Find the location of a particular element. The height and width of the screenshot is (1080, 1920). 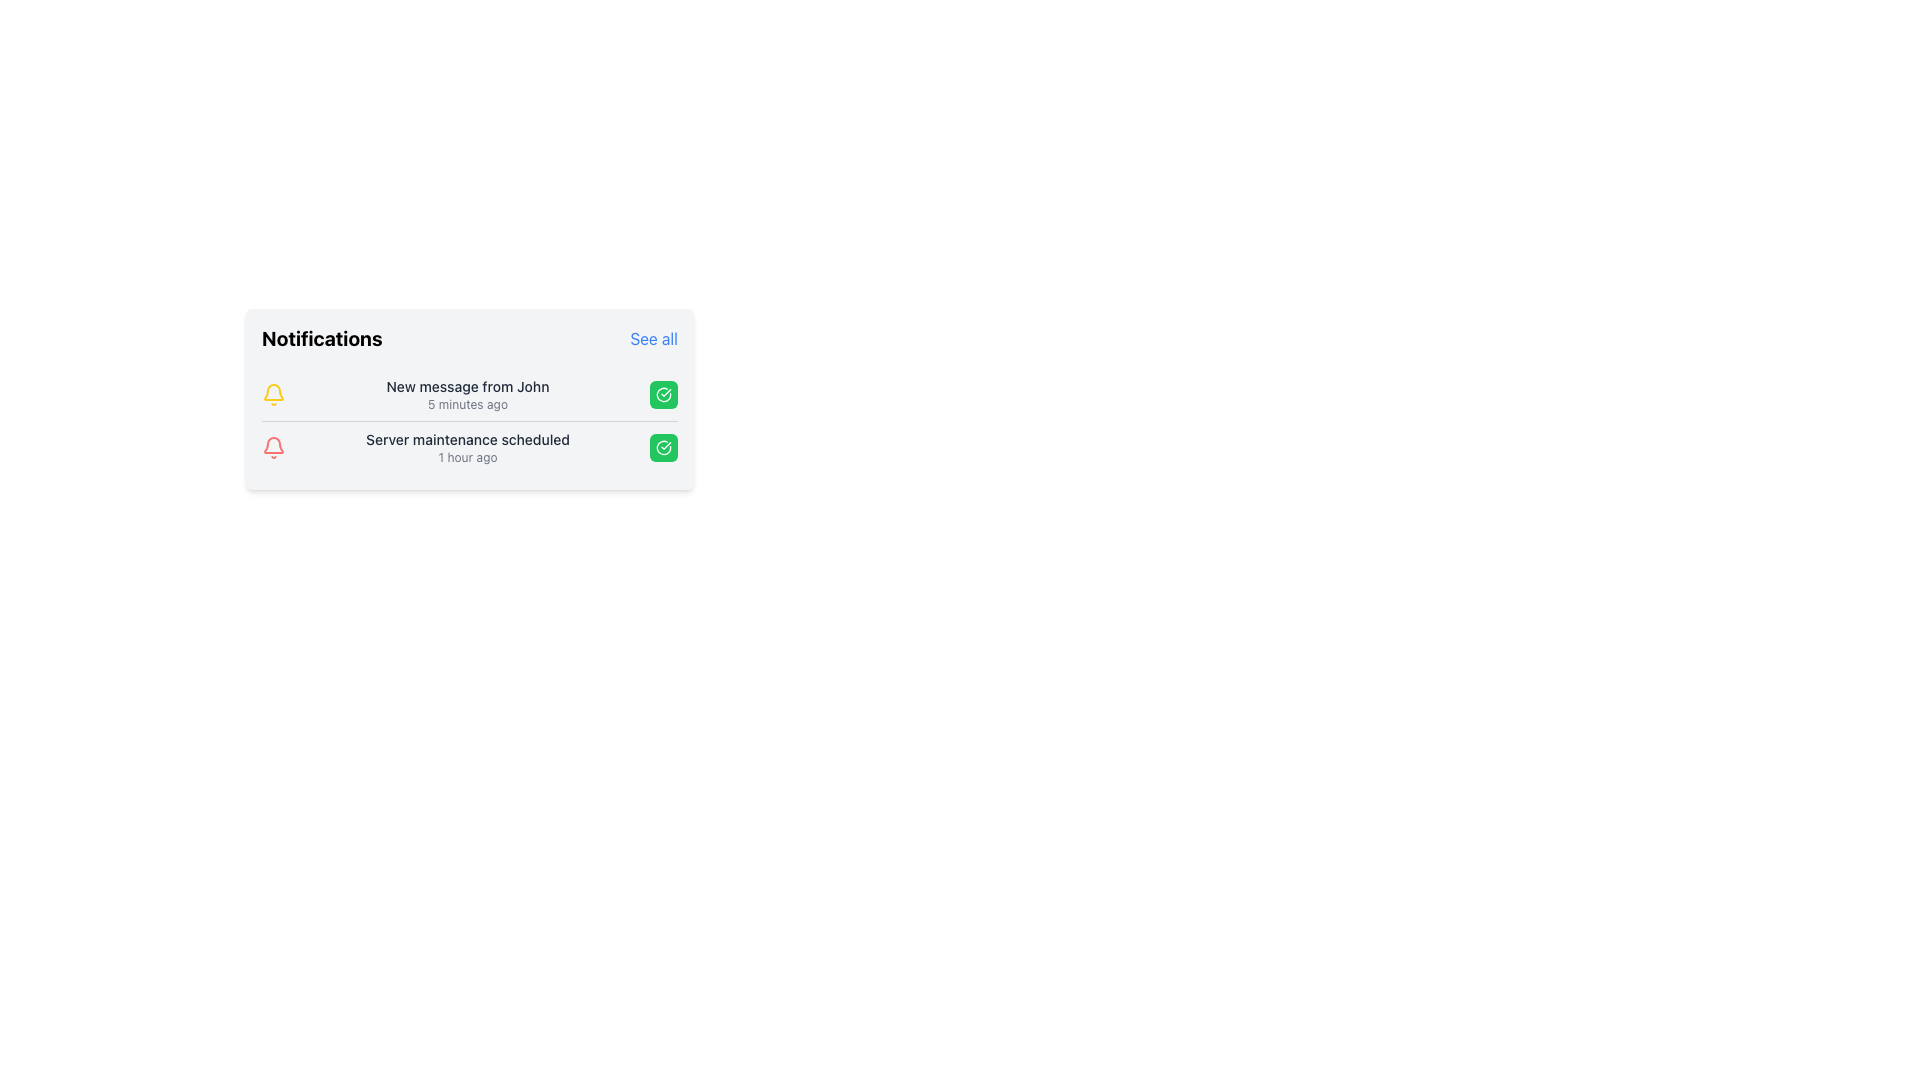

the small circular green icon with a white checkmark to mark the notification 'Server maintenance scheduled' as read is located at coordinates (663, 394).